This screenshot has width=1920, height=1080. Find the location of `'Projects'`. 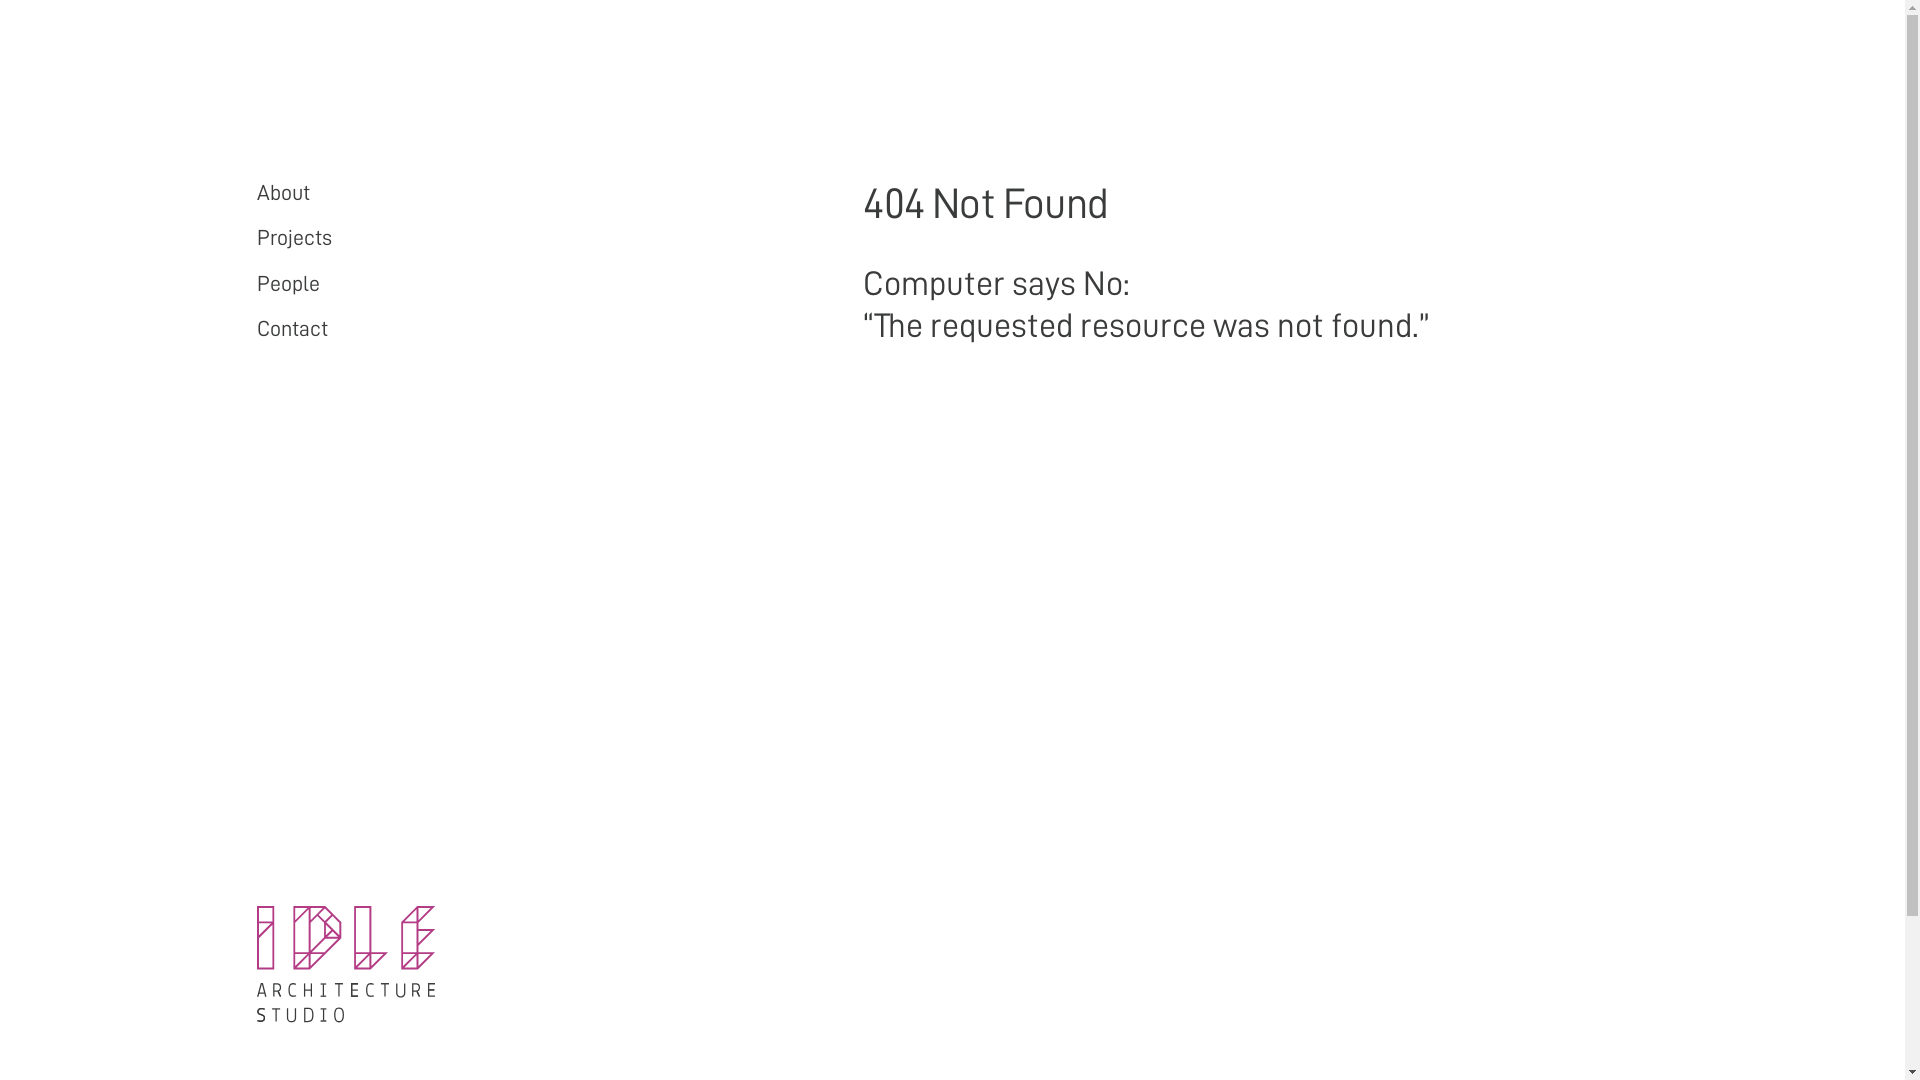

'Projects' is located at coordinates (292, 237).